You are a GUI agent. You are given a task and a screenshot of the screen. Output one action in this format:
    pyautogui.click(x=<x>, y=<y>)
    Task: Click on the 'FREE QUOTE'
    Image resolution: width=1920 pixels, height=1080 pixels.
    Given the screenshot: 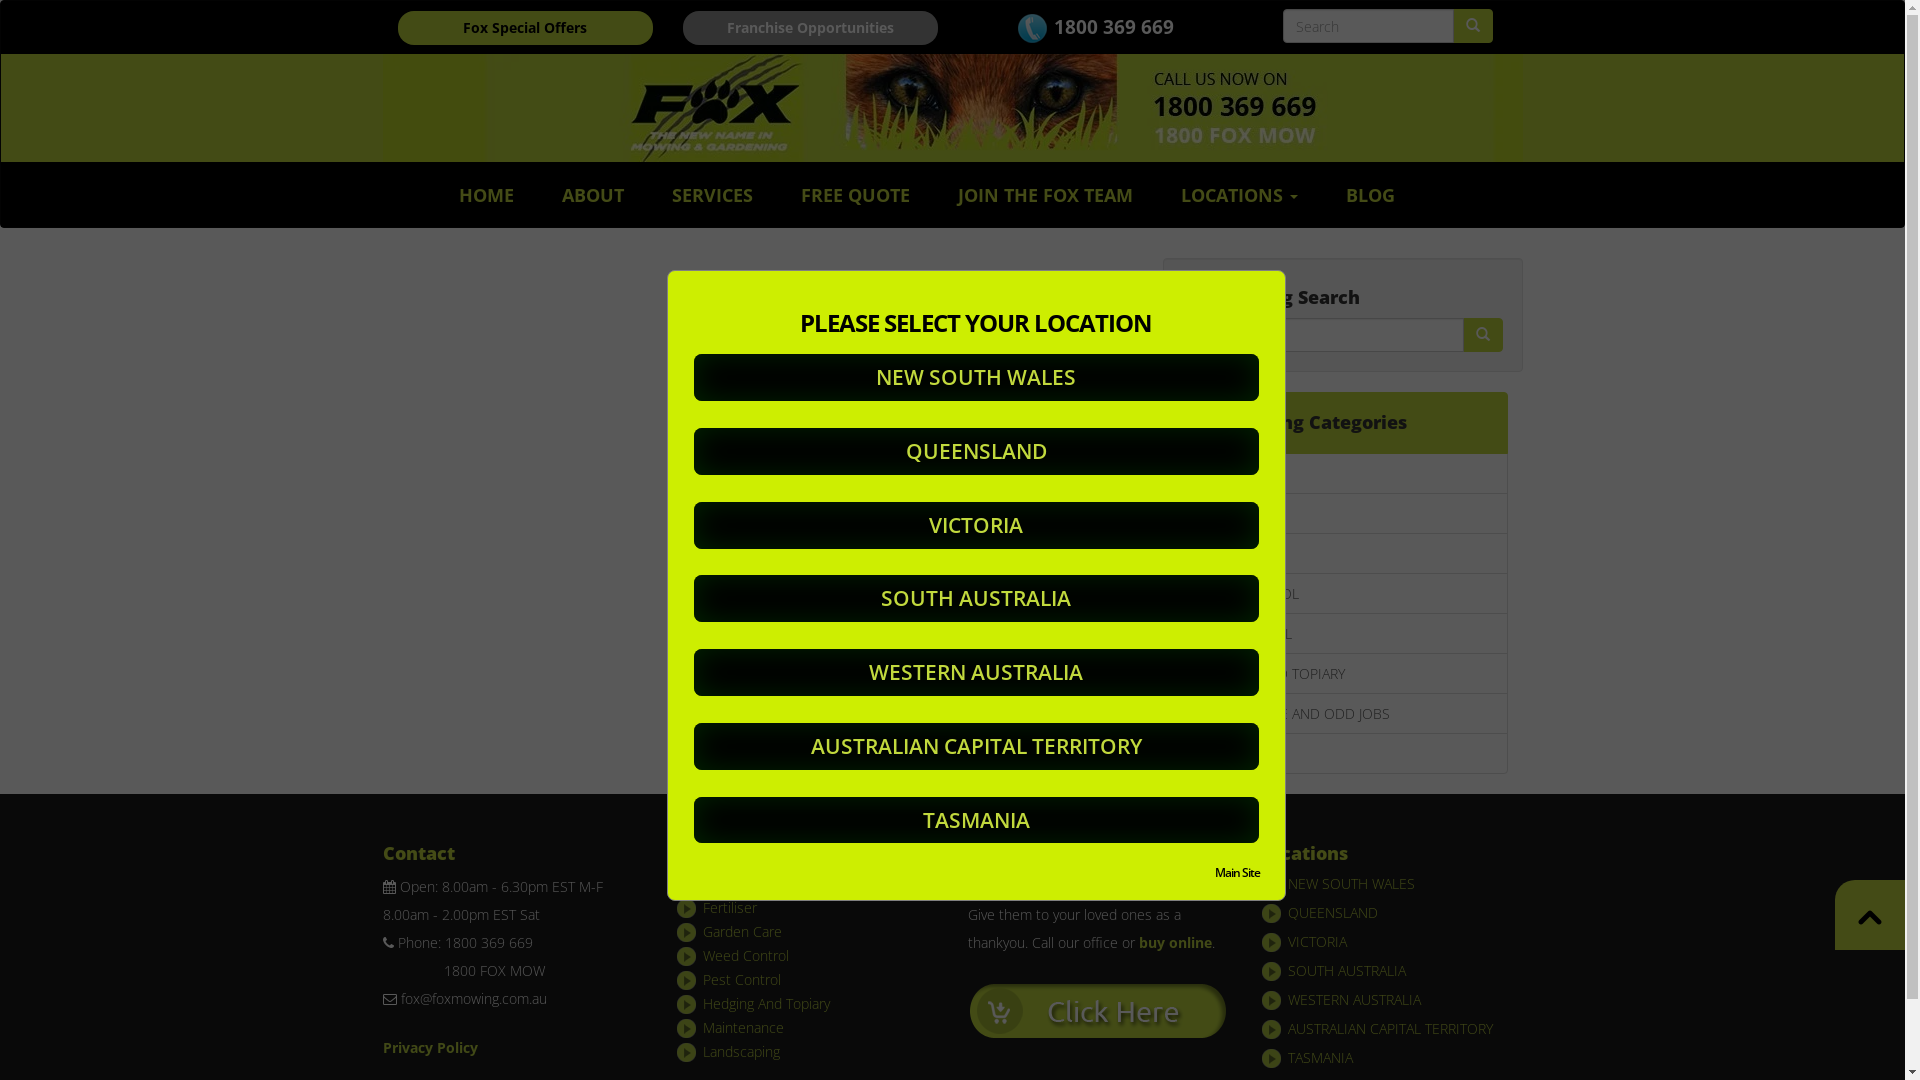 What is the action you would take?
    pyautogui.click(x=855, y=195)
    